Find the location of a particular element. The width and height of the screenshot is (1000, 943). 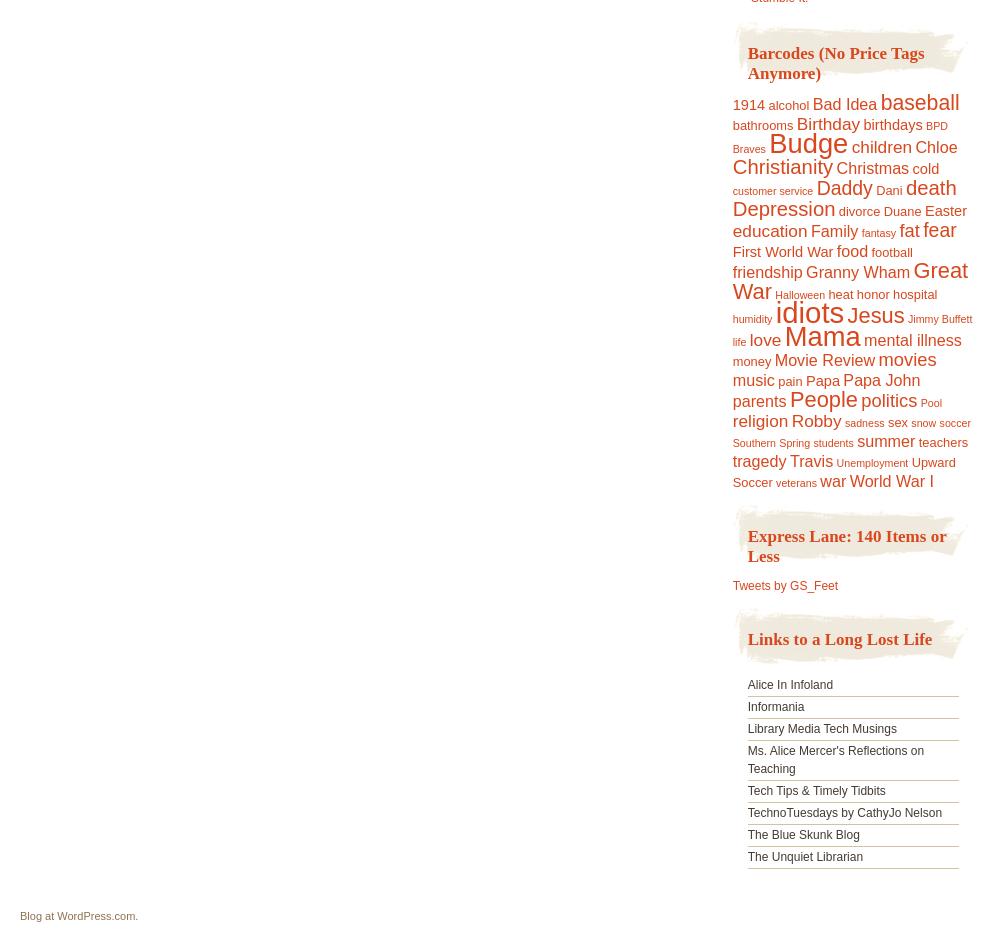

'idiots' is located at coordinates (809, 310).